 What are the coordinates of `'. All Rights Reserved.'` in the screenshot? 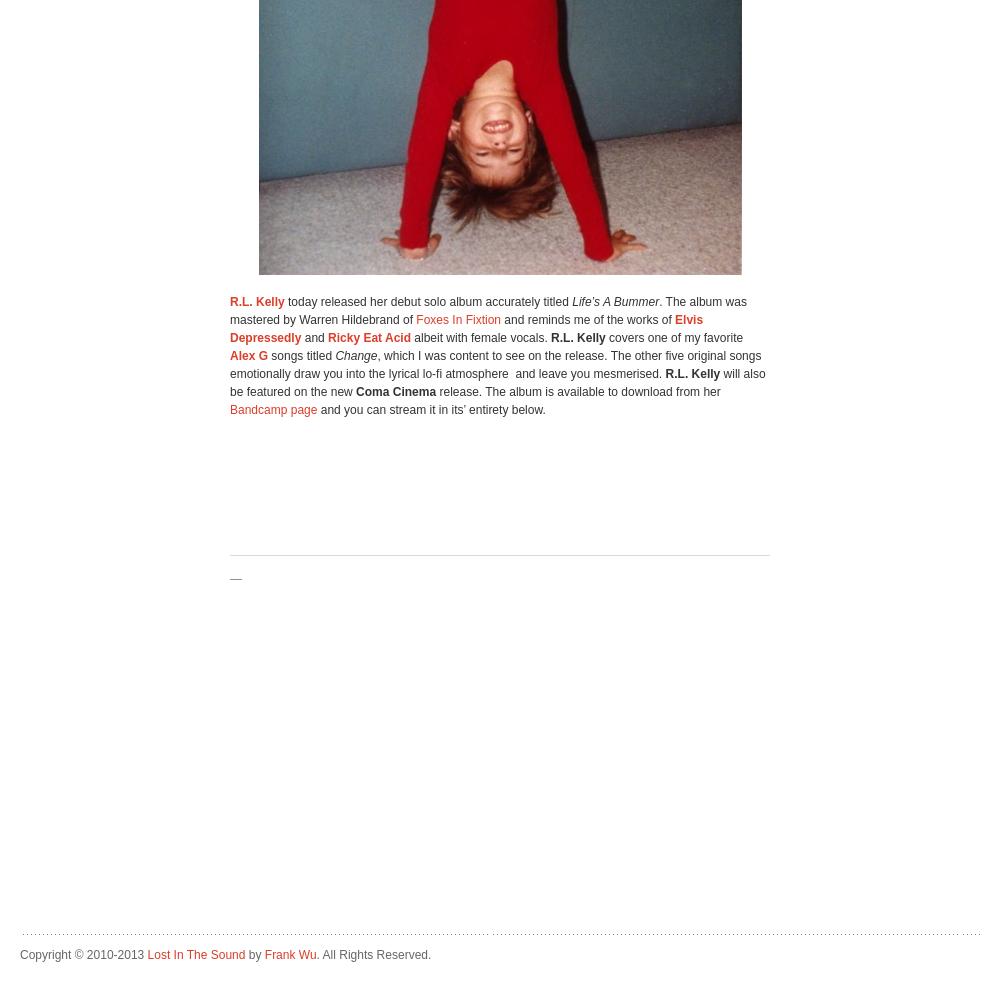 It's located at (372, 954).